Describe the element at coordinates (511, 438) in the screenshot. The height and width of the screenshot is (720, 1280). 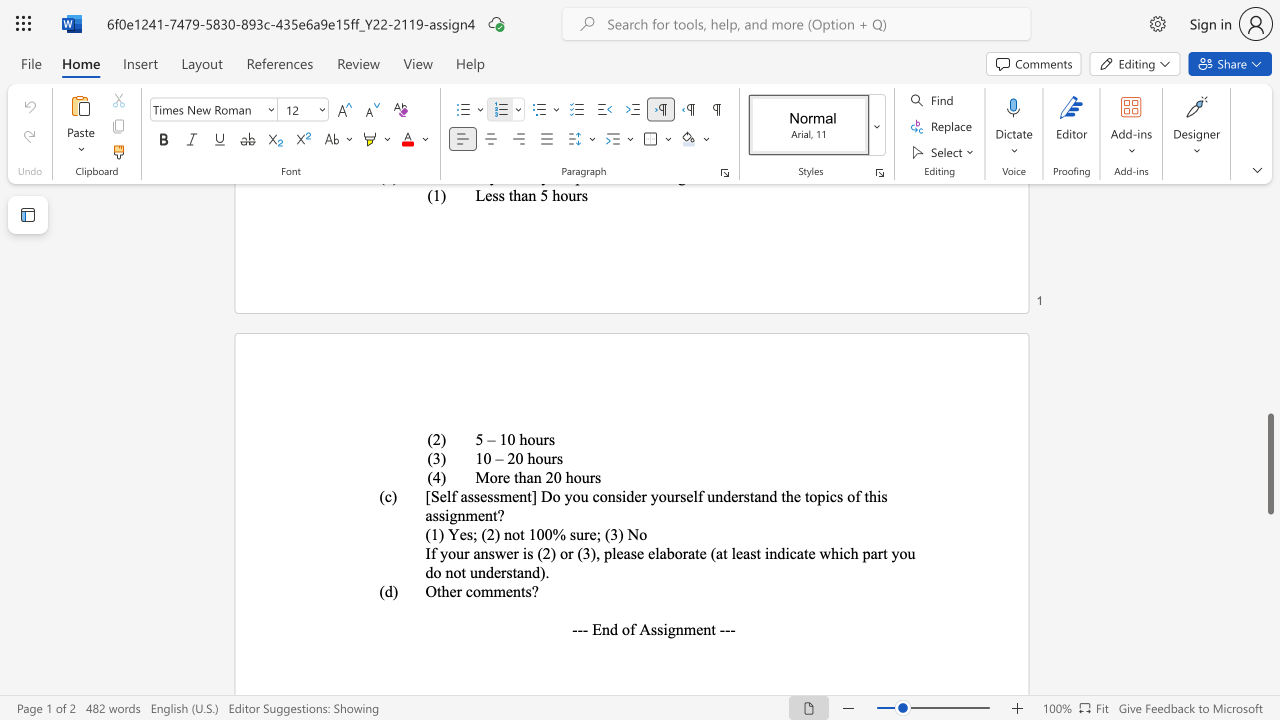
I see `the 1th character "0" in the text` at that location.